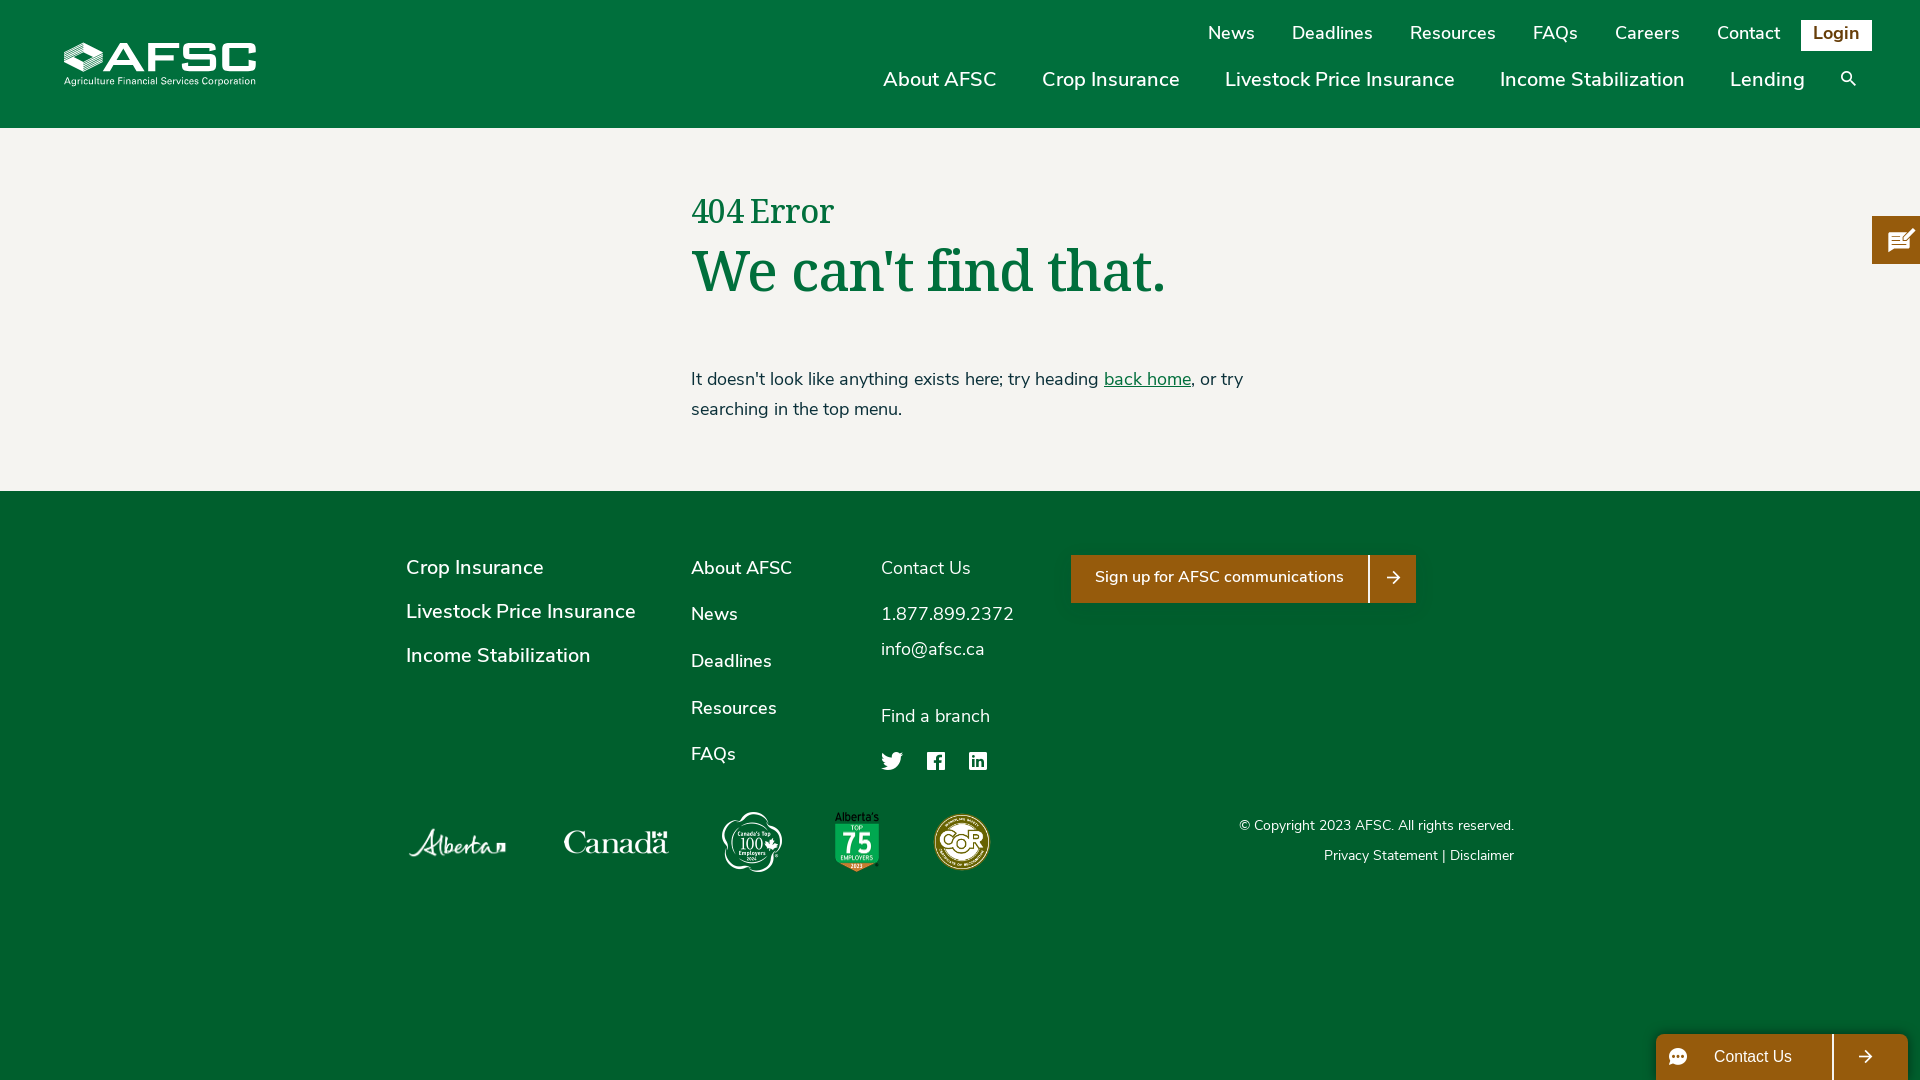  I want to click on 'Deadlines', so click(730, 662).